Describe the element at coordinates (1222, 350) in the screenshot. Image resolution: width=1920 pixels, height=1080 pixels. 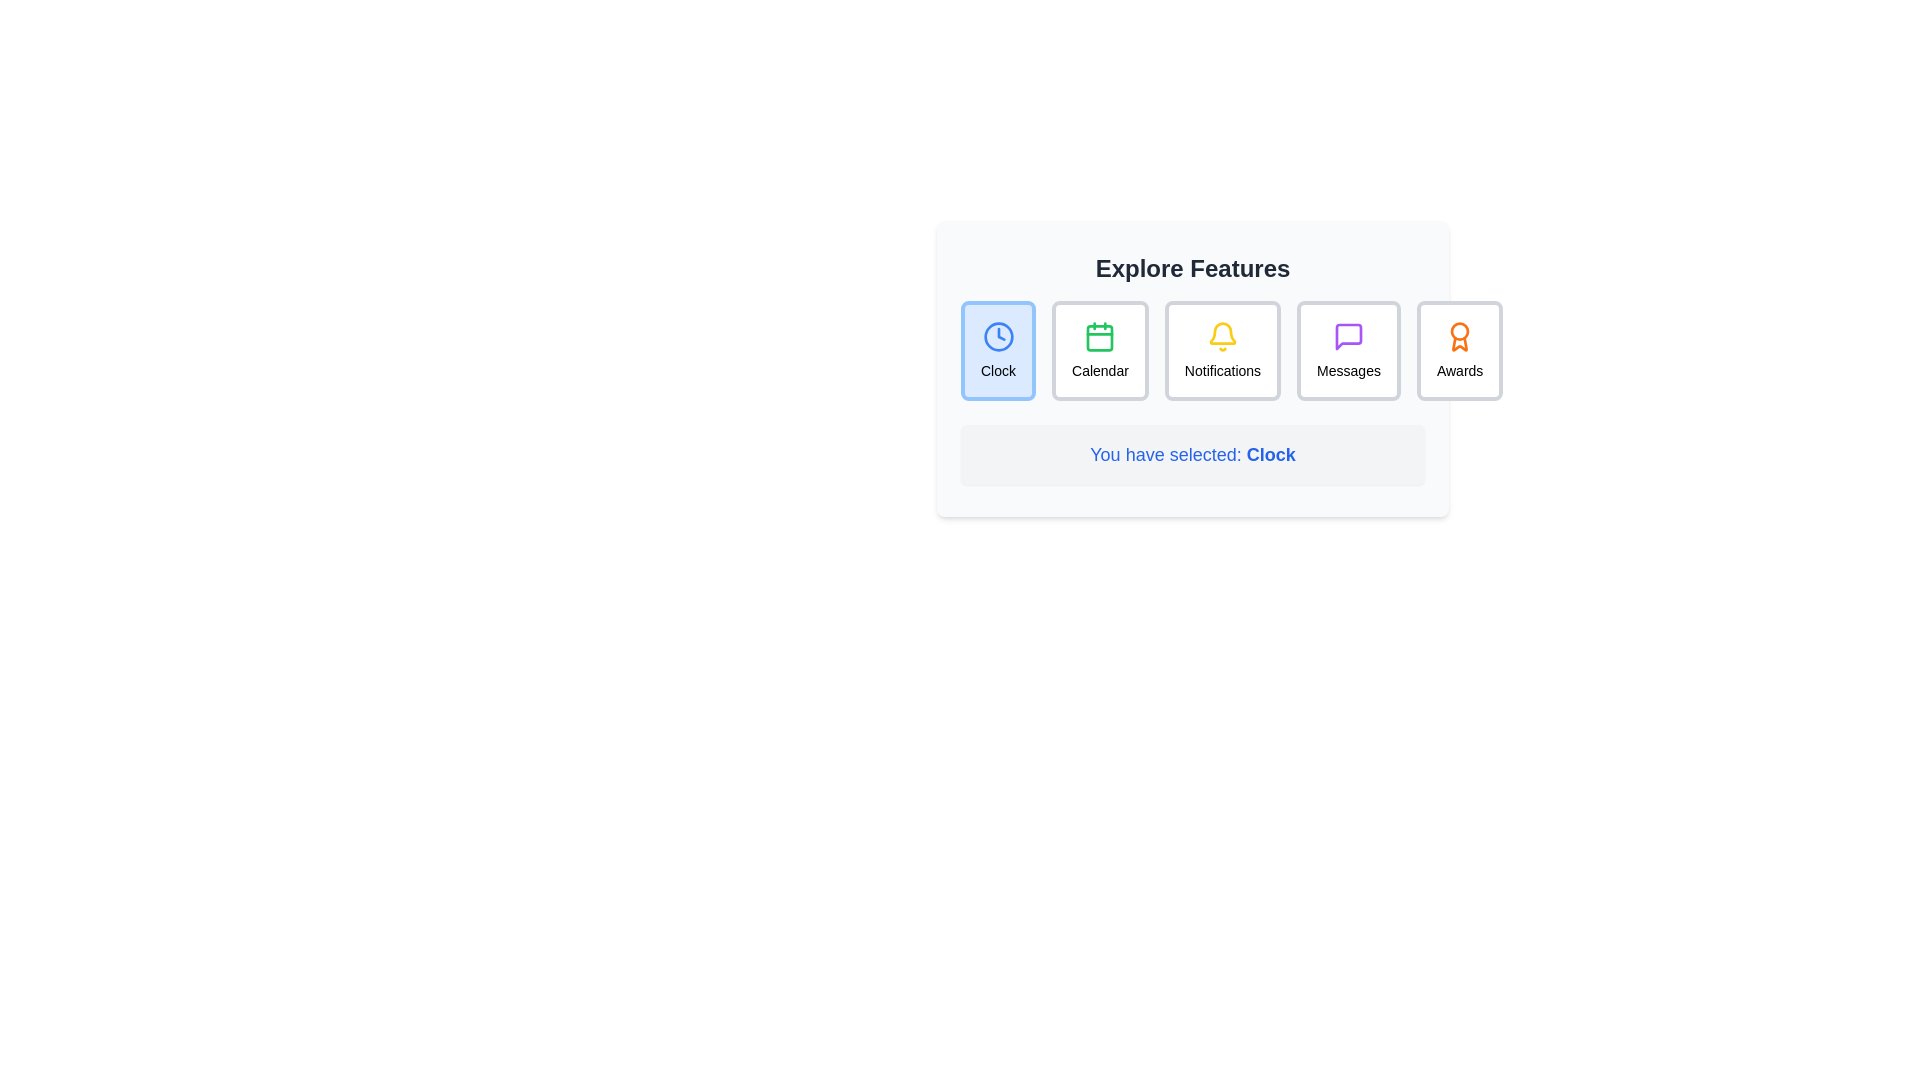
I see `the 'Notifications' button, which is a rectangular button with rounded corners, a white background, a gray border, and a yellow bell icon above the text` at that location.